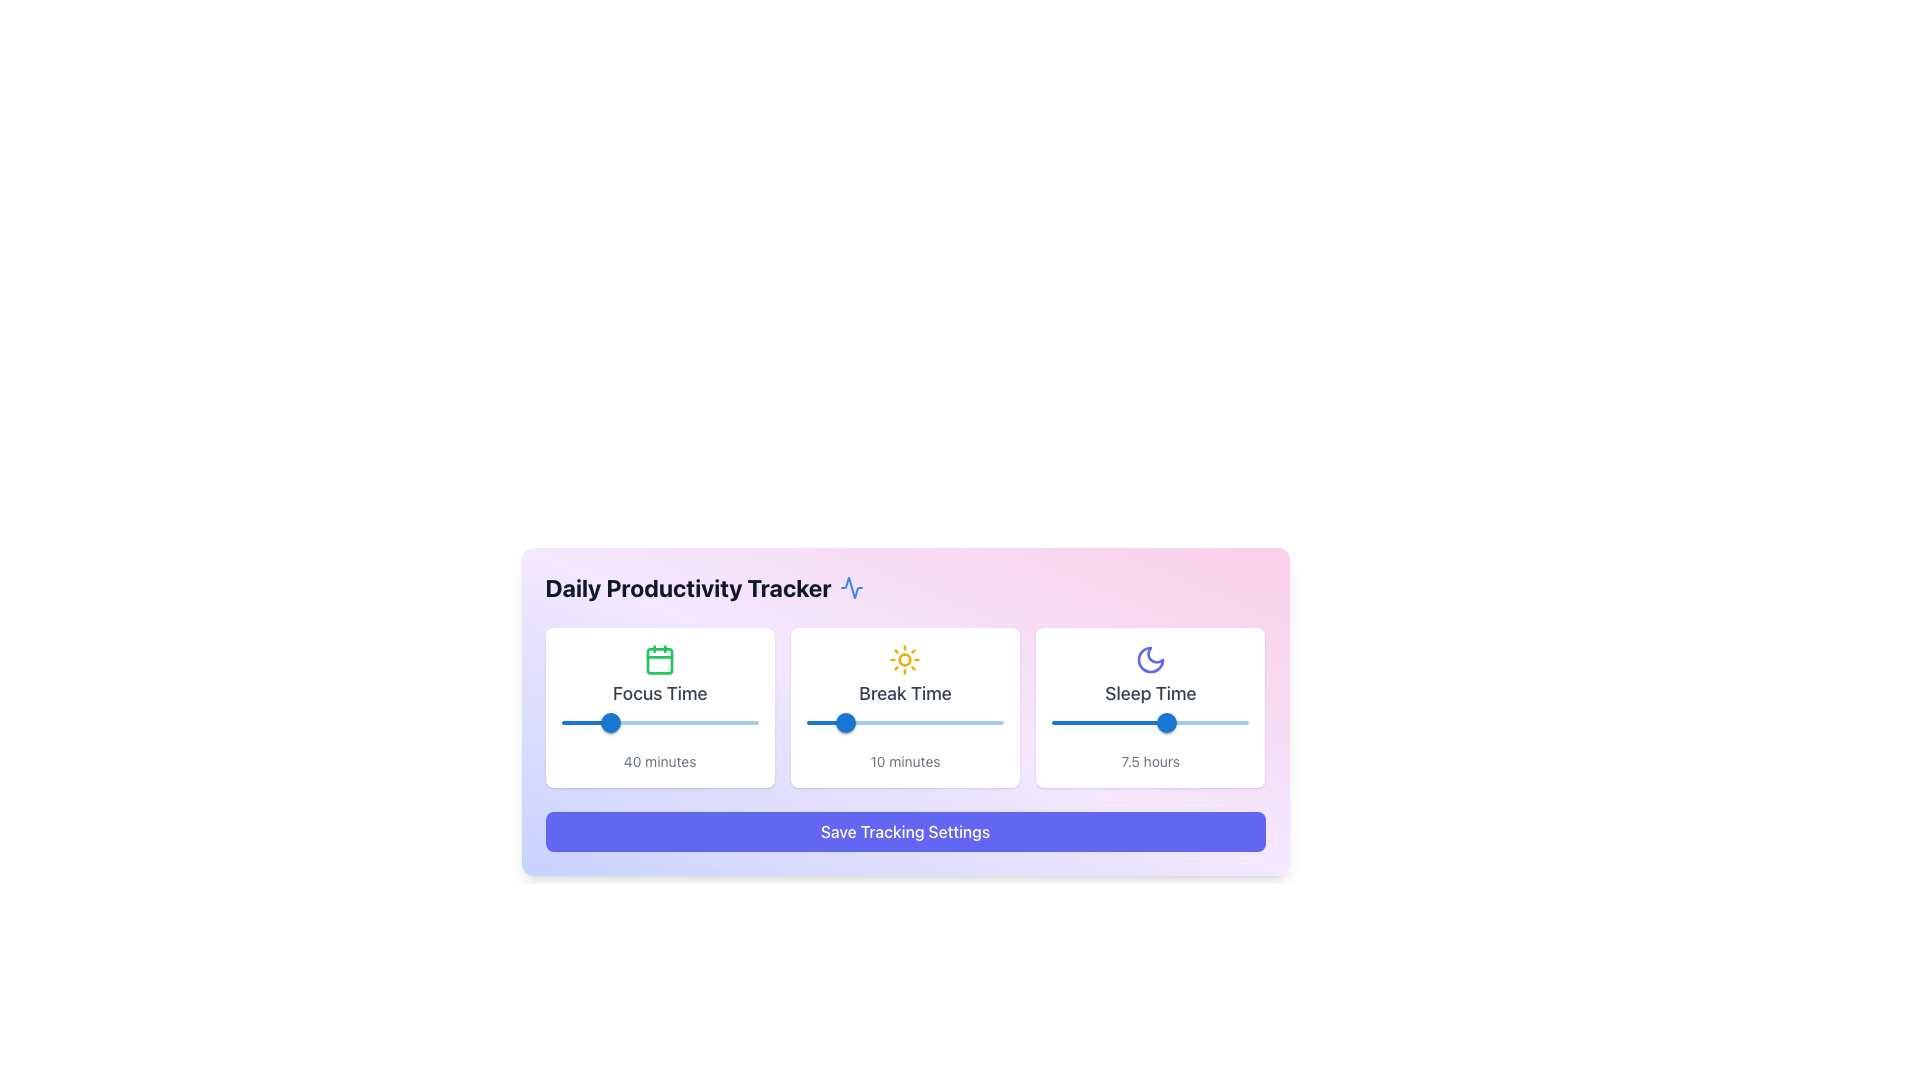  I want to click on the sun icon representing the 'Break Time' section in the Daily Productivity Tracker interface, which is centrally located above the text 'Break Time', so click(904, 659).